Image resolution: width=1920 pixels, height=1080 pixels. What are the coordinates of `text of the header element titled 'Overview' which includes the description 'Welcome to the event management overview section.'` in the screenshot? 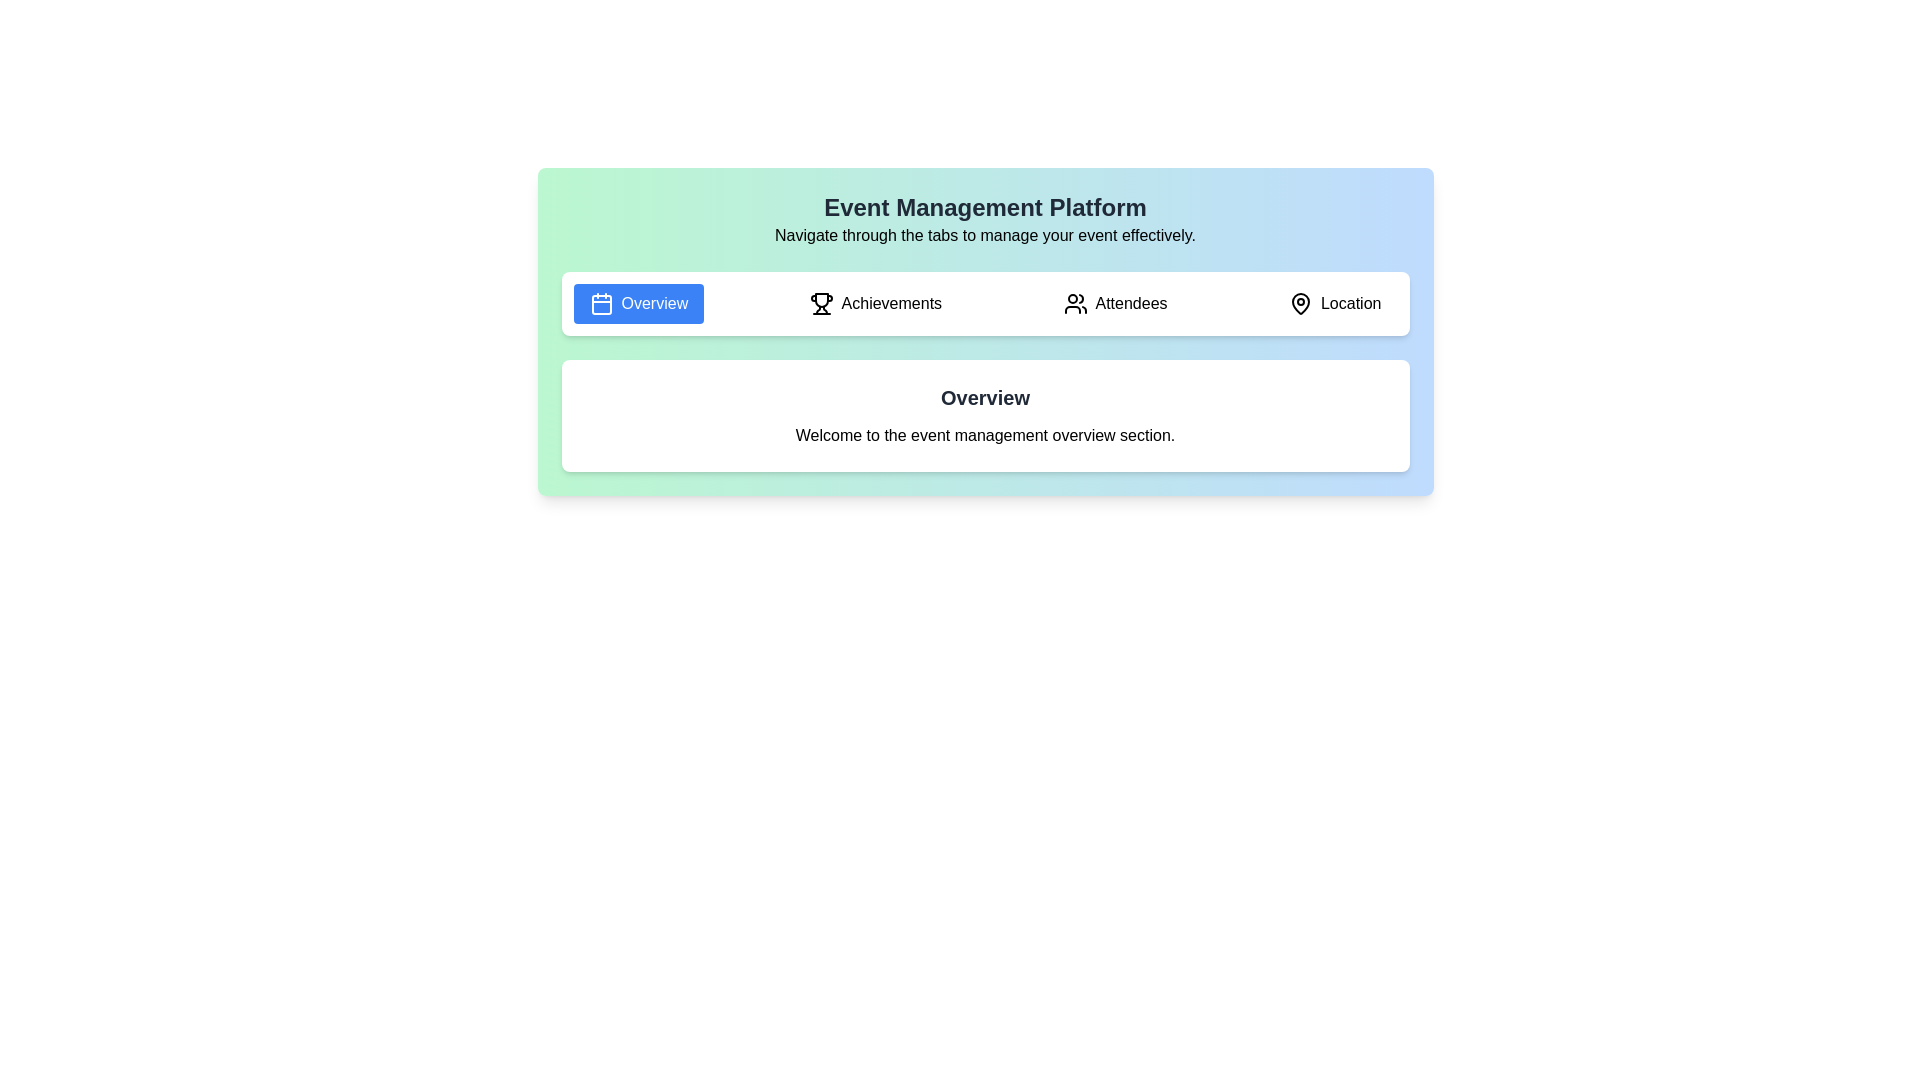 It's located at (985, 415).